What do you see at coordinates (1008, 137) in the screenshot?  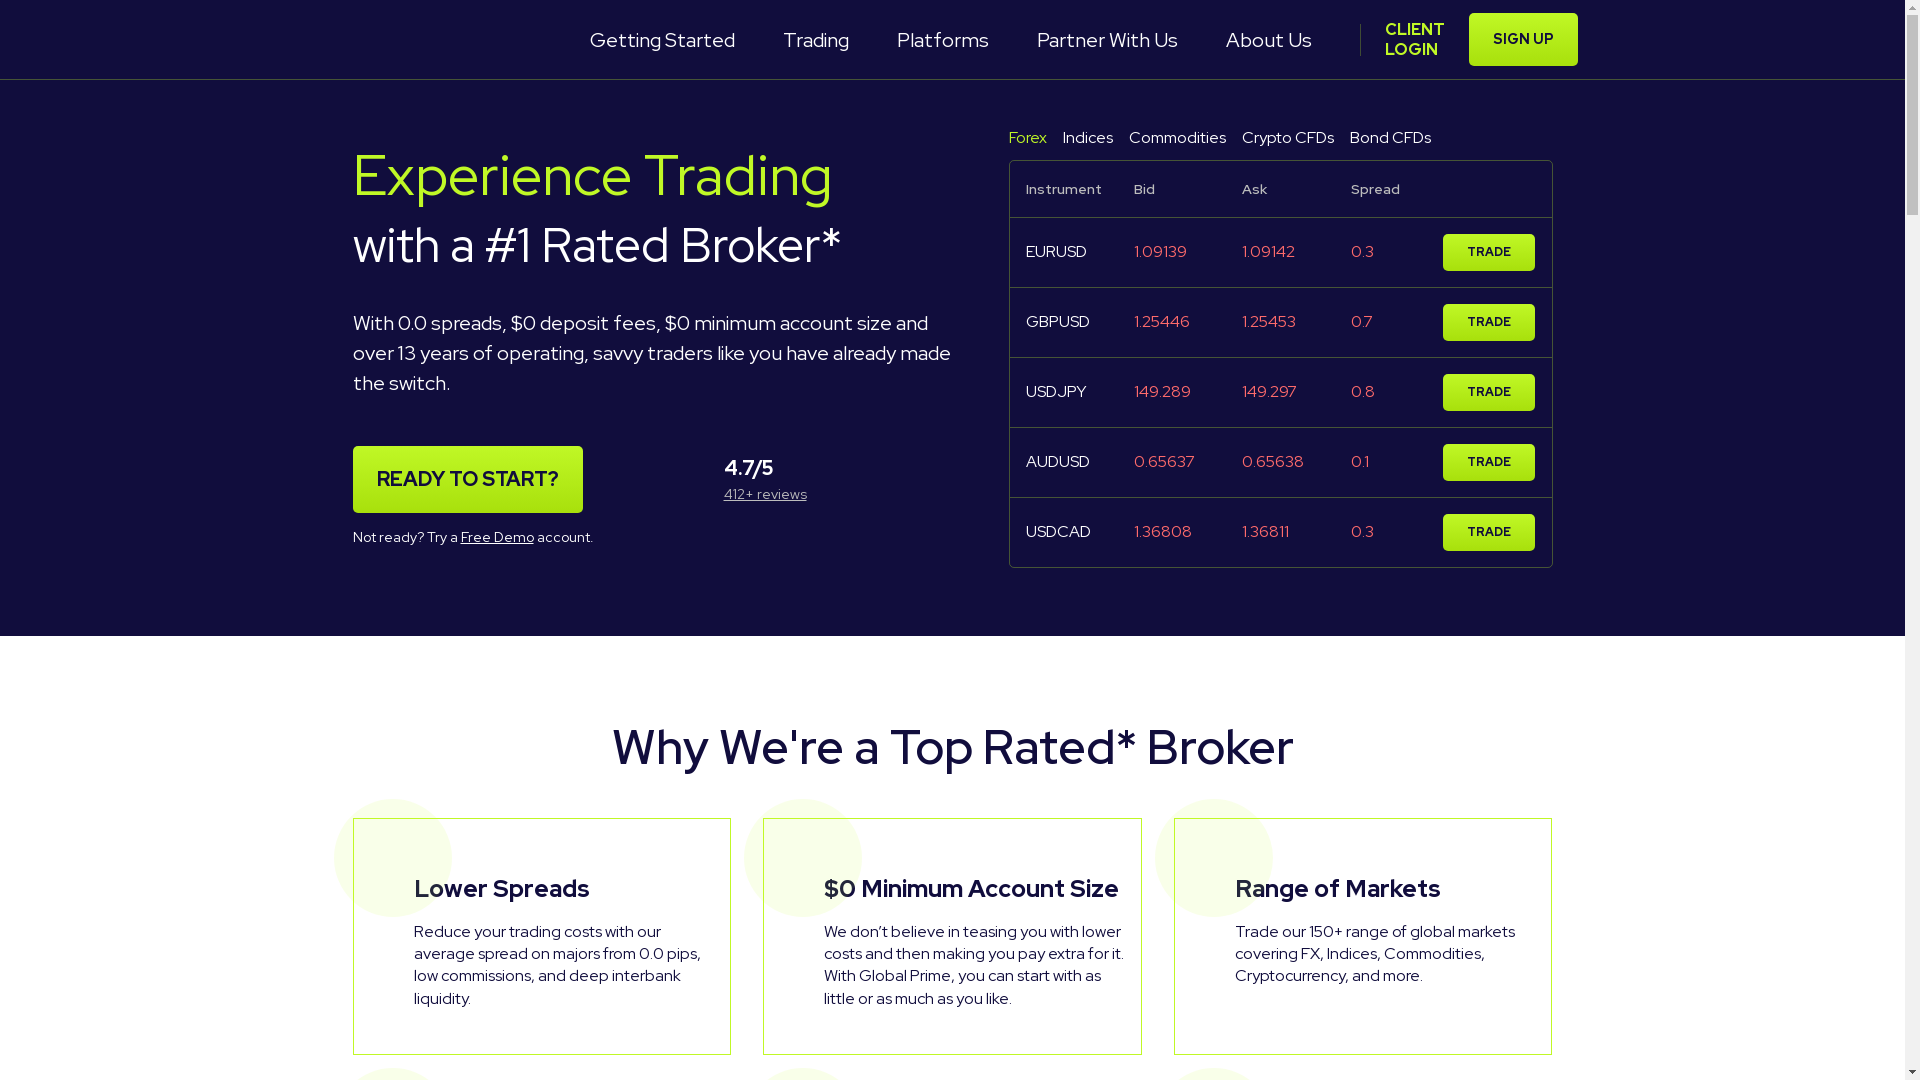 I see `'Forex'` at bounding box center [1008, 137].